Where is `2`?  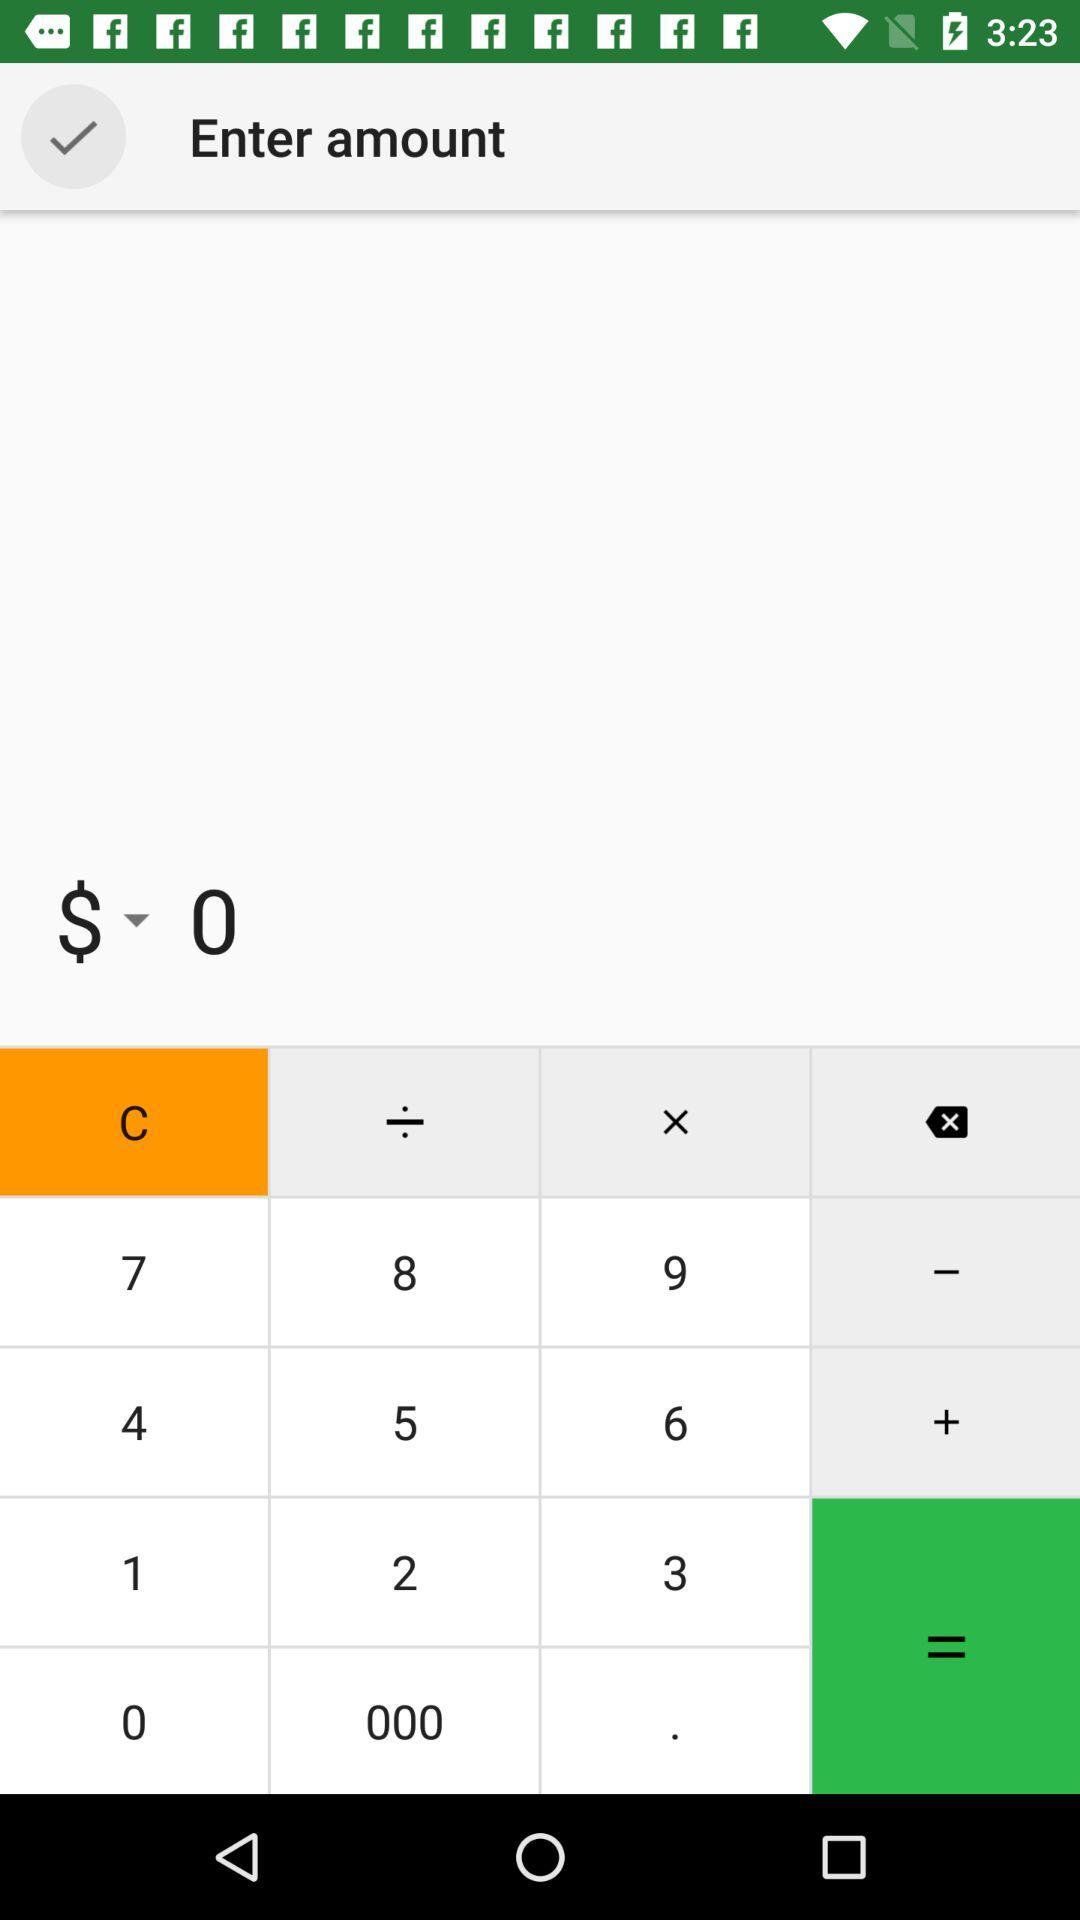 2 is located at coordinates (404, 1570).